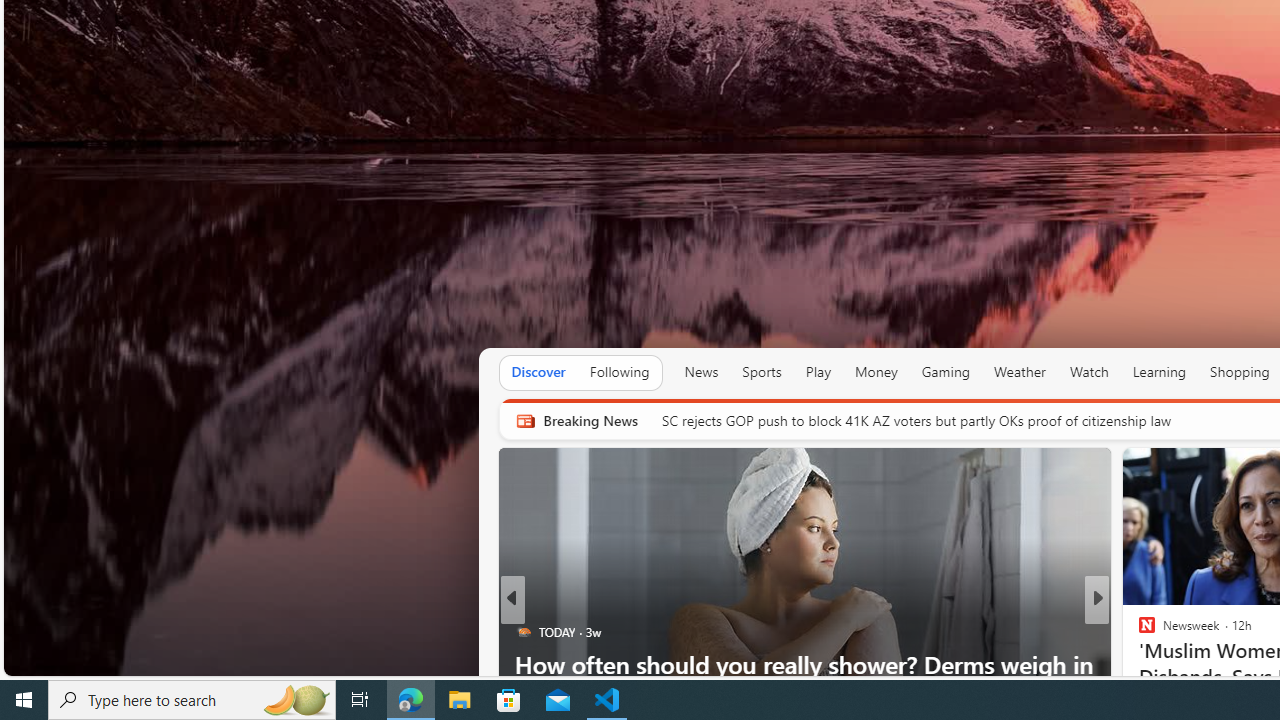 The width and height of the screenshot is (1280, 720). What do you see at coordinates (876, 372) in the screenshot?
I see `'Money'` at bounding box center [876, 372].